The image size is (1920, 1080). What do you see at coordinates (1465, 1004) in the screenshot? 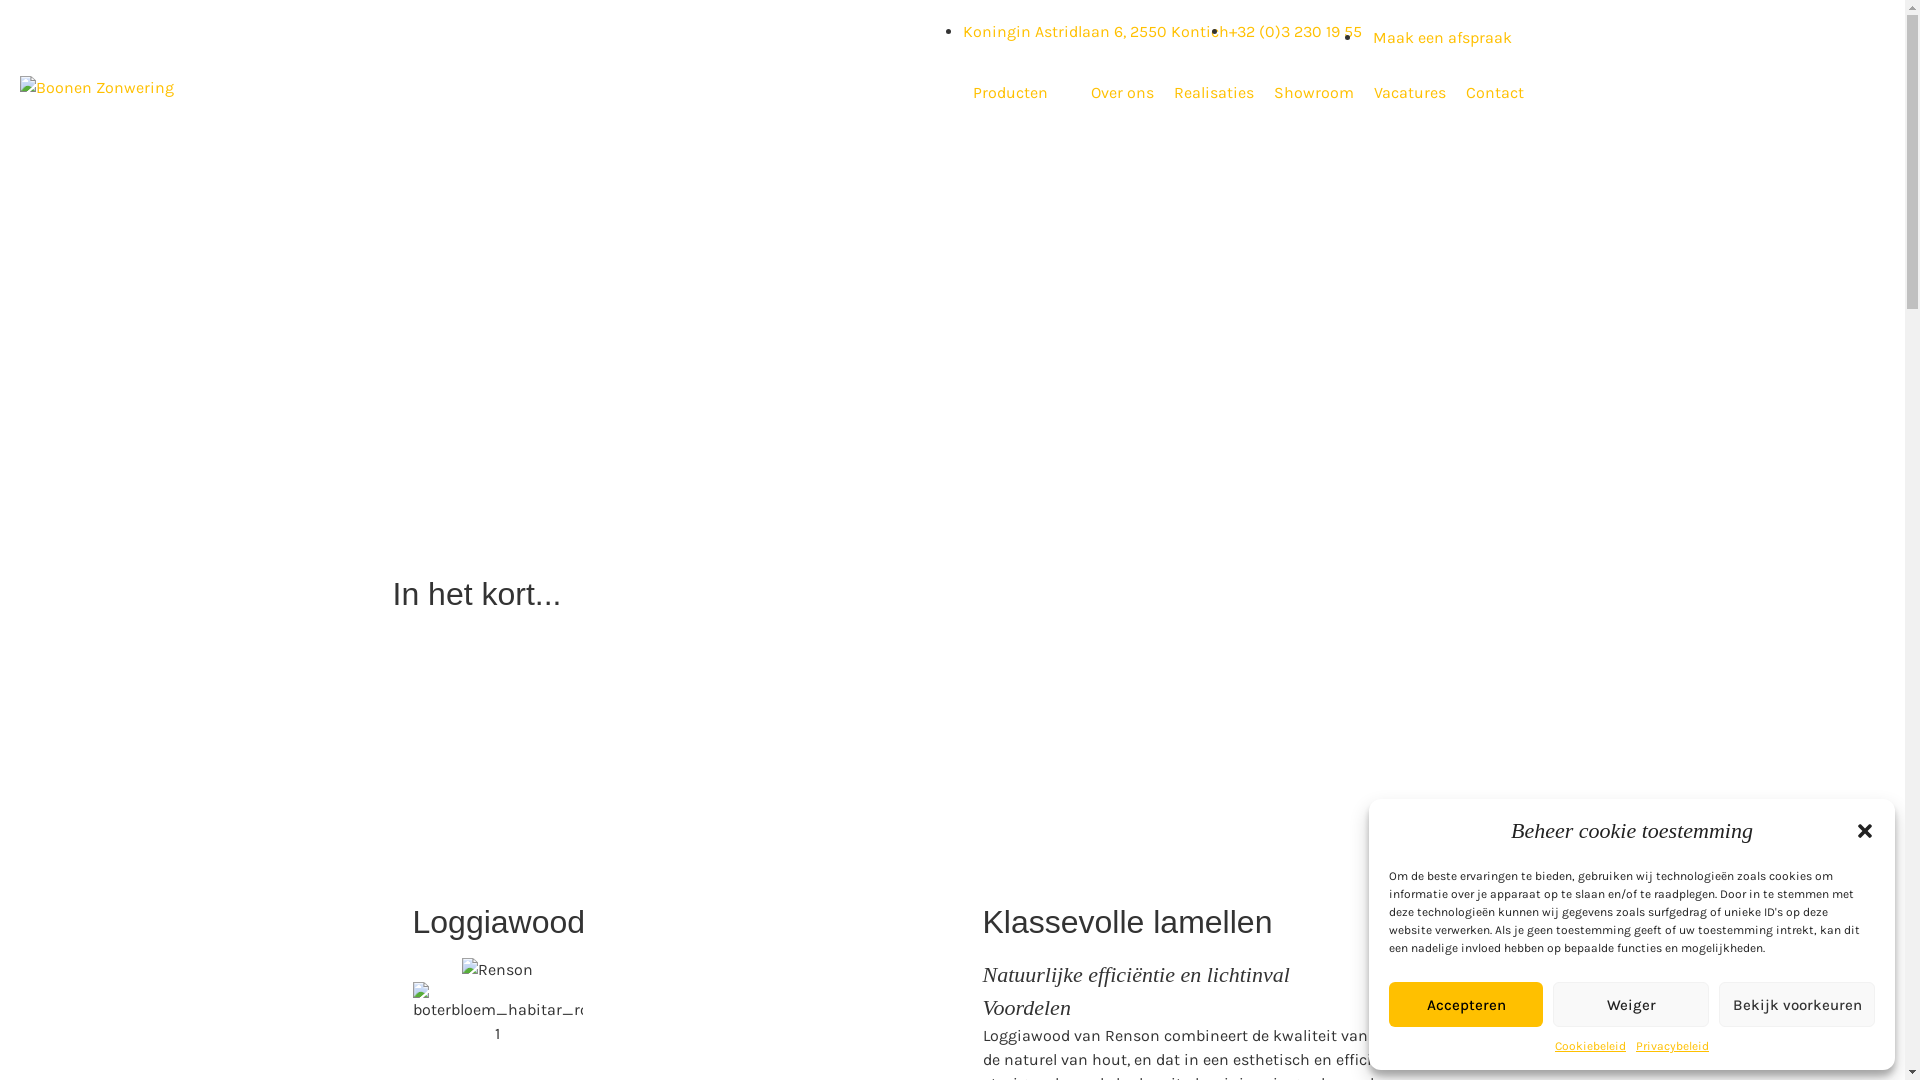
I see `'Accepteren'` at bounding box center [1465, 1004].